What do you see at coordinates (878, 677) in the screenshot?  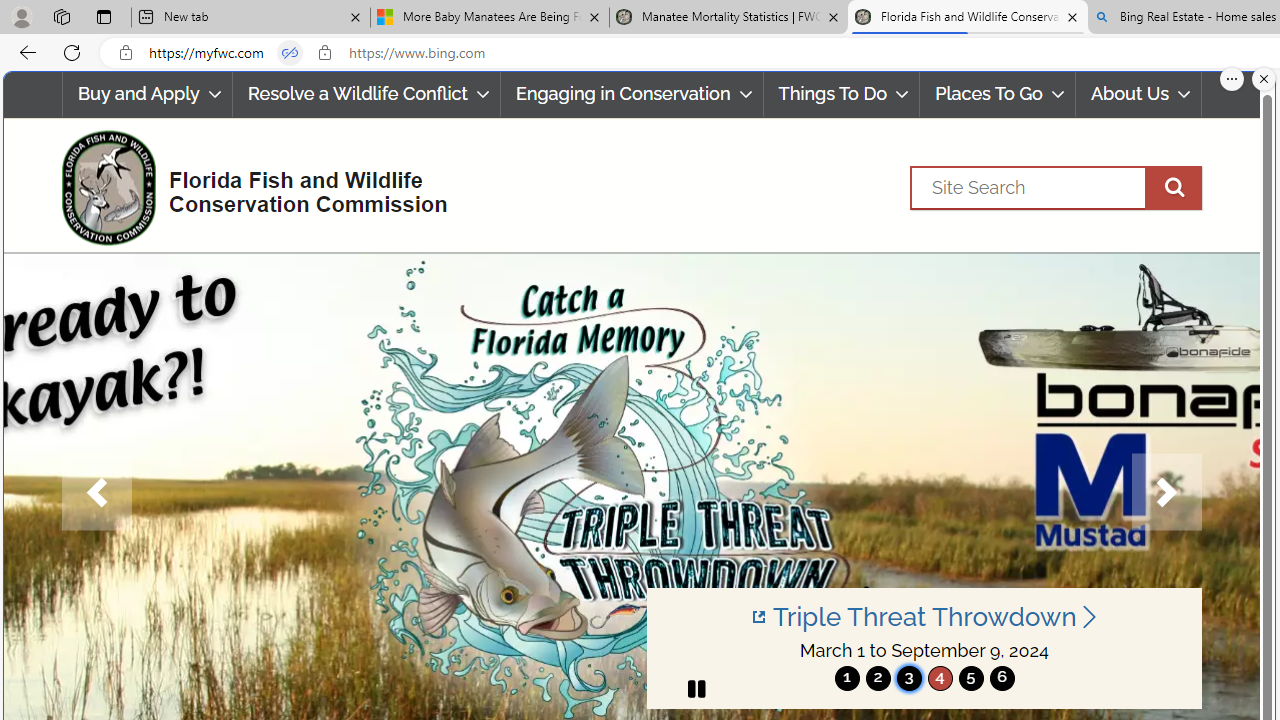 I see `'2'` at bounding box center [878, 677].